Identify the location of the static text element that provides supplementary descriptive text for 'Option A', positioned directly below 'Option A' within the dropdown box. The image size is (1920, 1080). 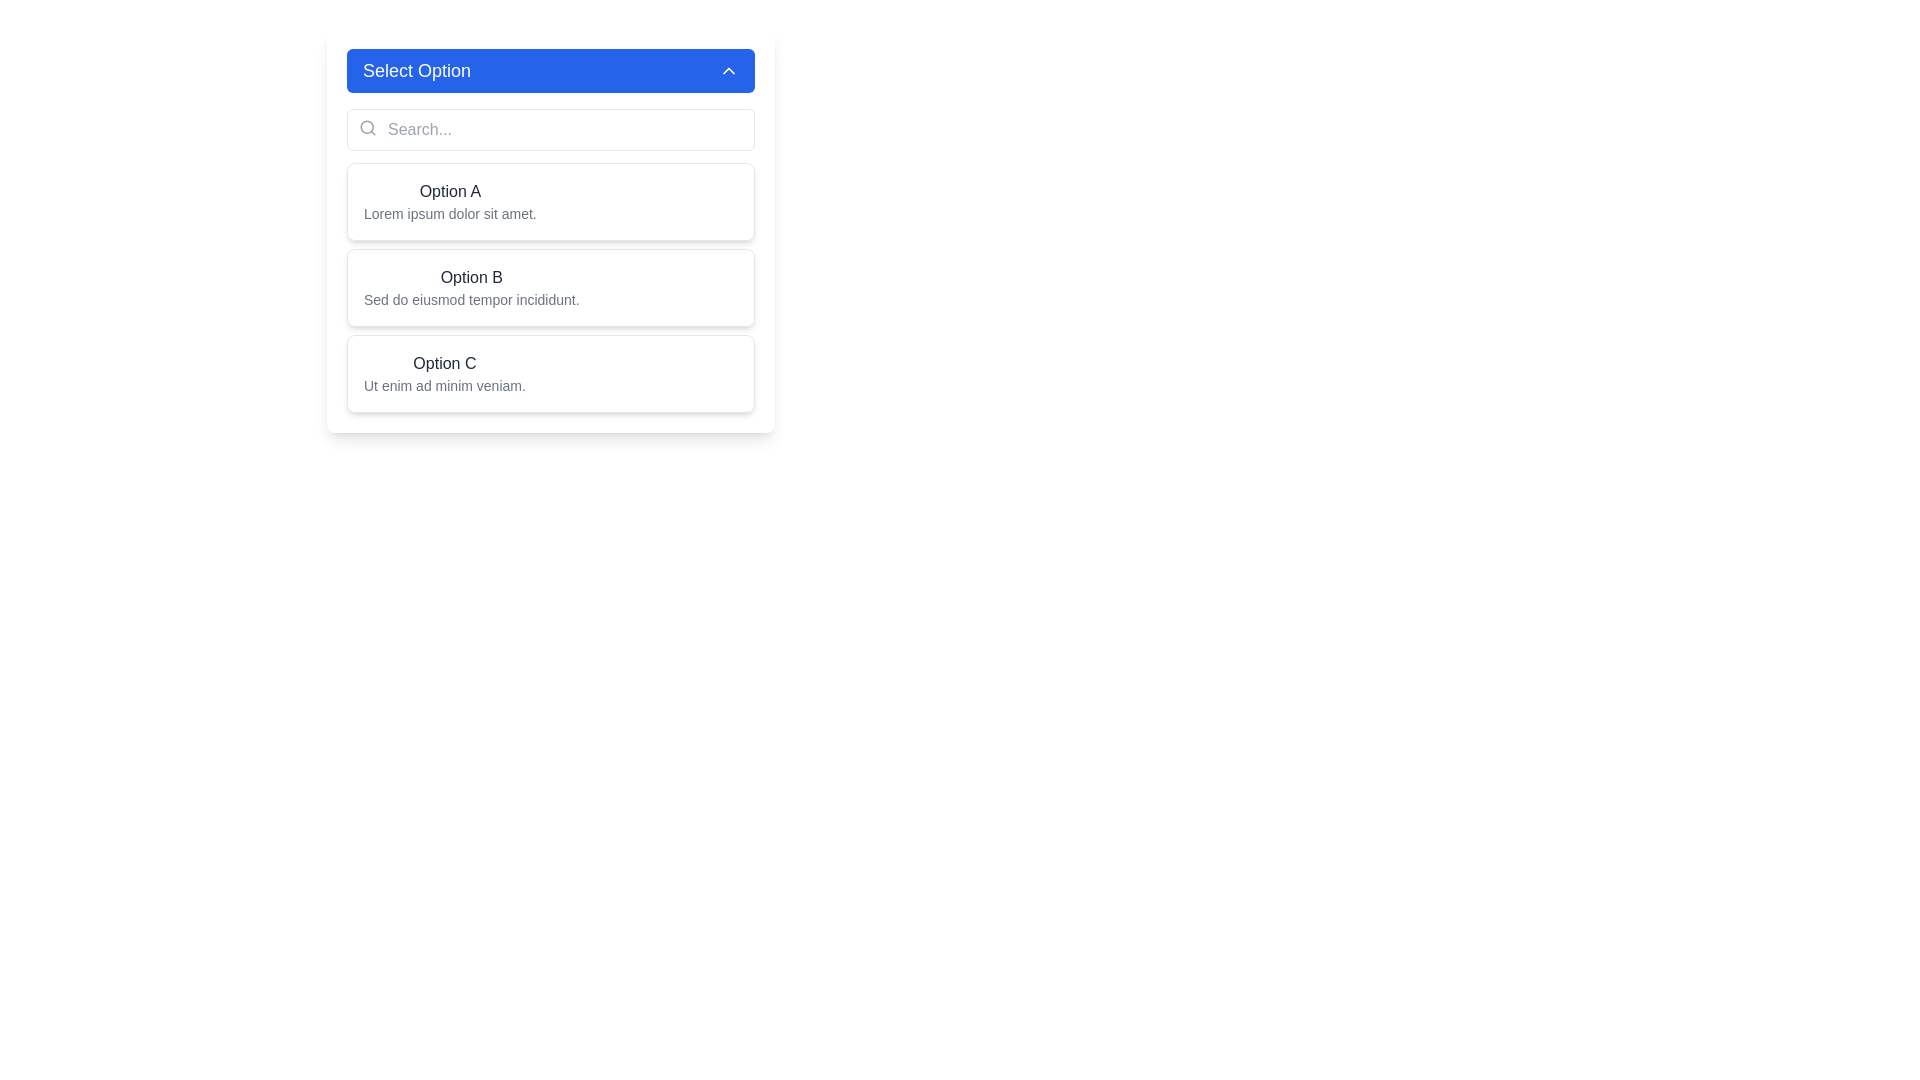
(449, 213).